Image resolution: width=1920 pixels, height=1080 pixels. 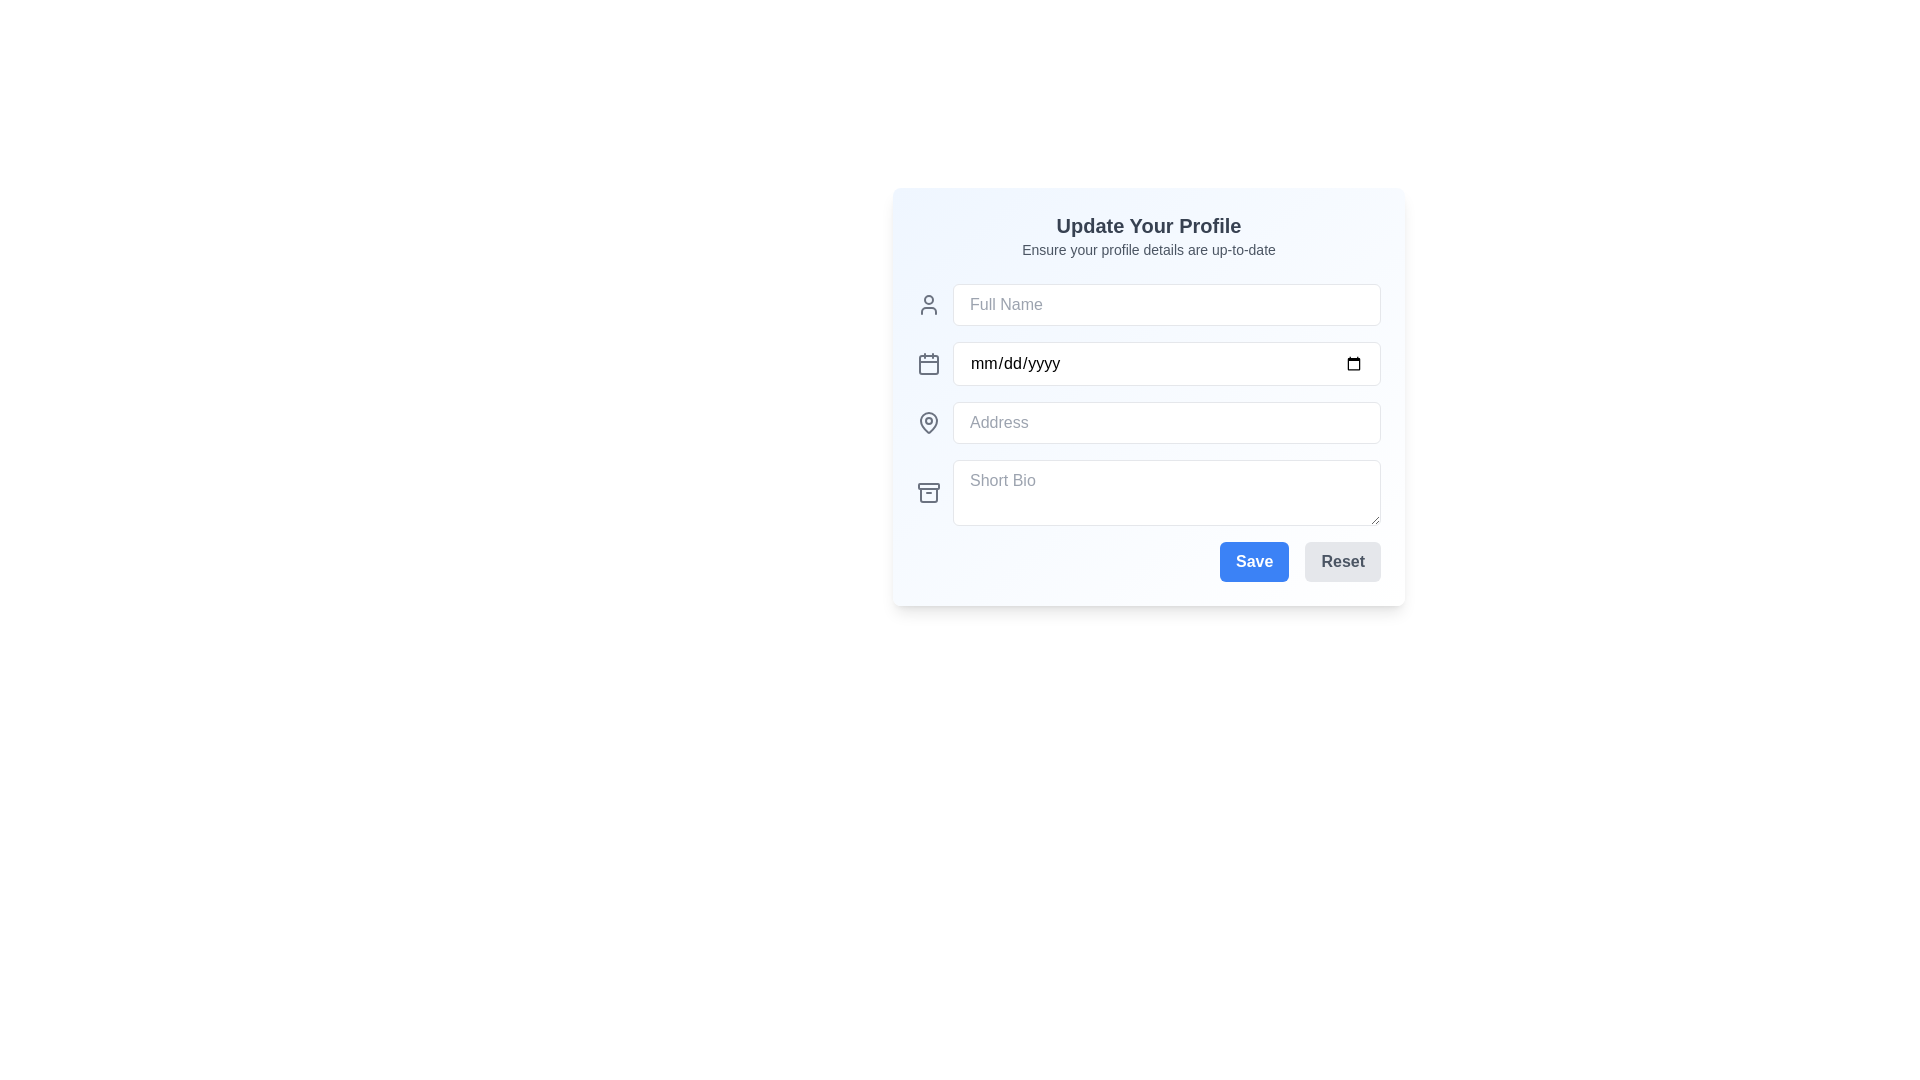 I want to click on the outer layer of the pin icon, which is gray in color and located beside the 'Address' input field, so click(x=928, y=420).